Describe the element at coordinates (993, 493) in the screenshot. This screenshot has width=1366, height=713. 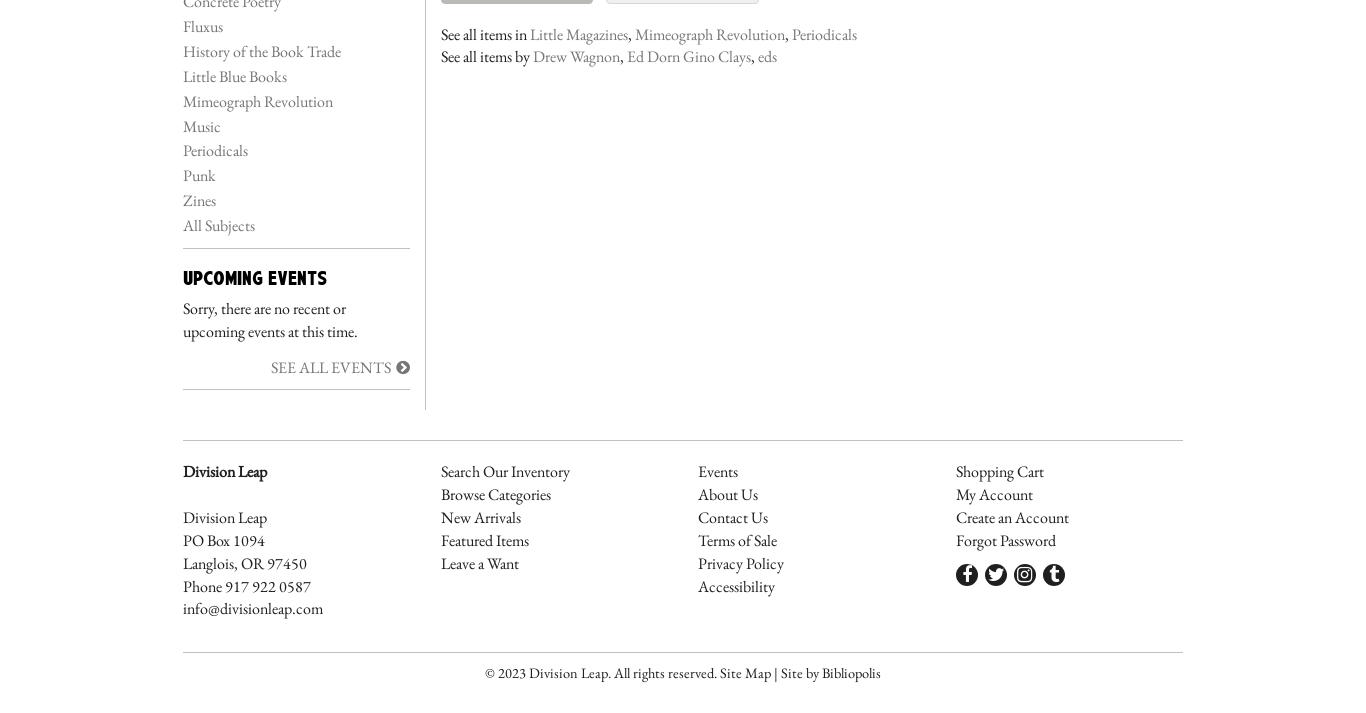
I see `'My Account'` at that location.